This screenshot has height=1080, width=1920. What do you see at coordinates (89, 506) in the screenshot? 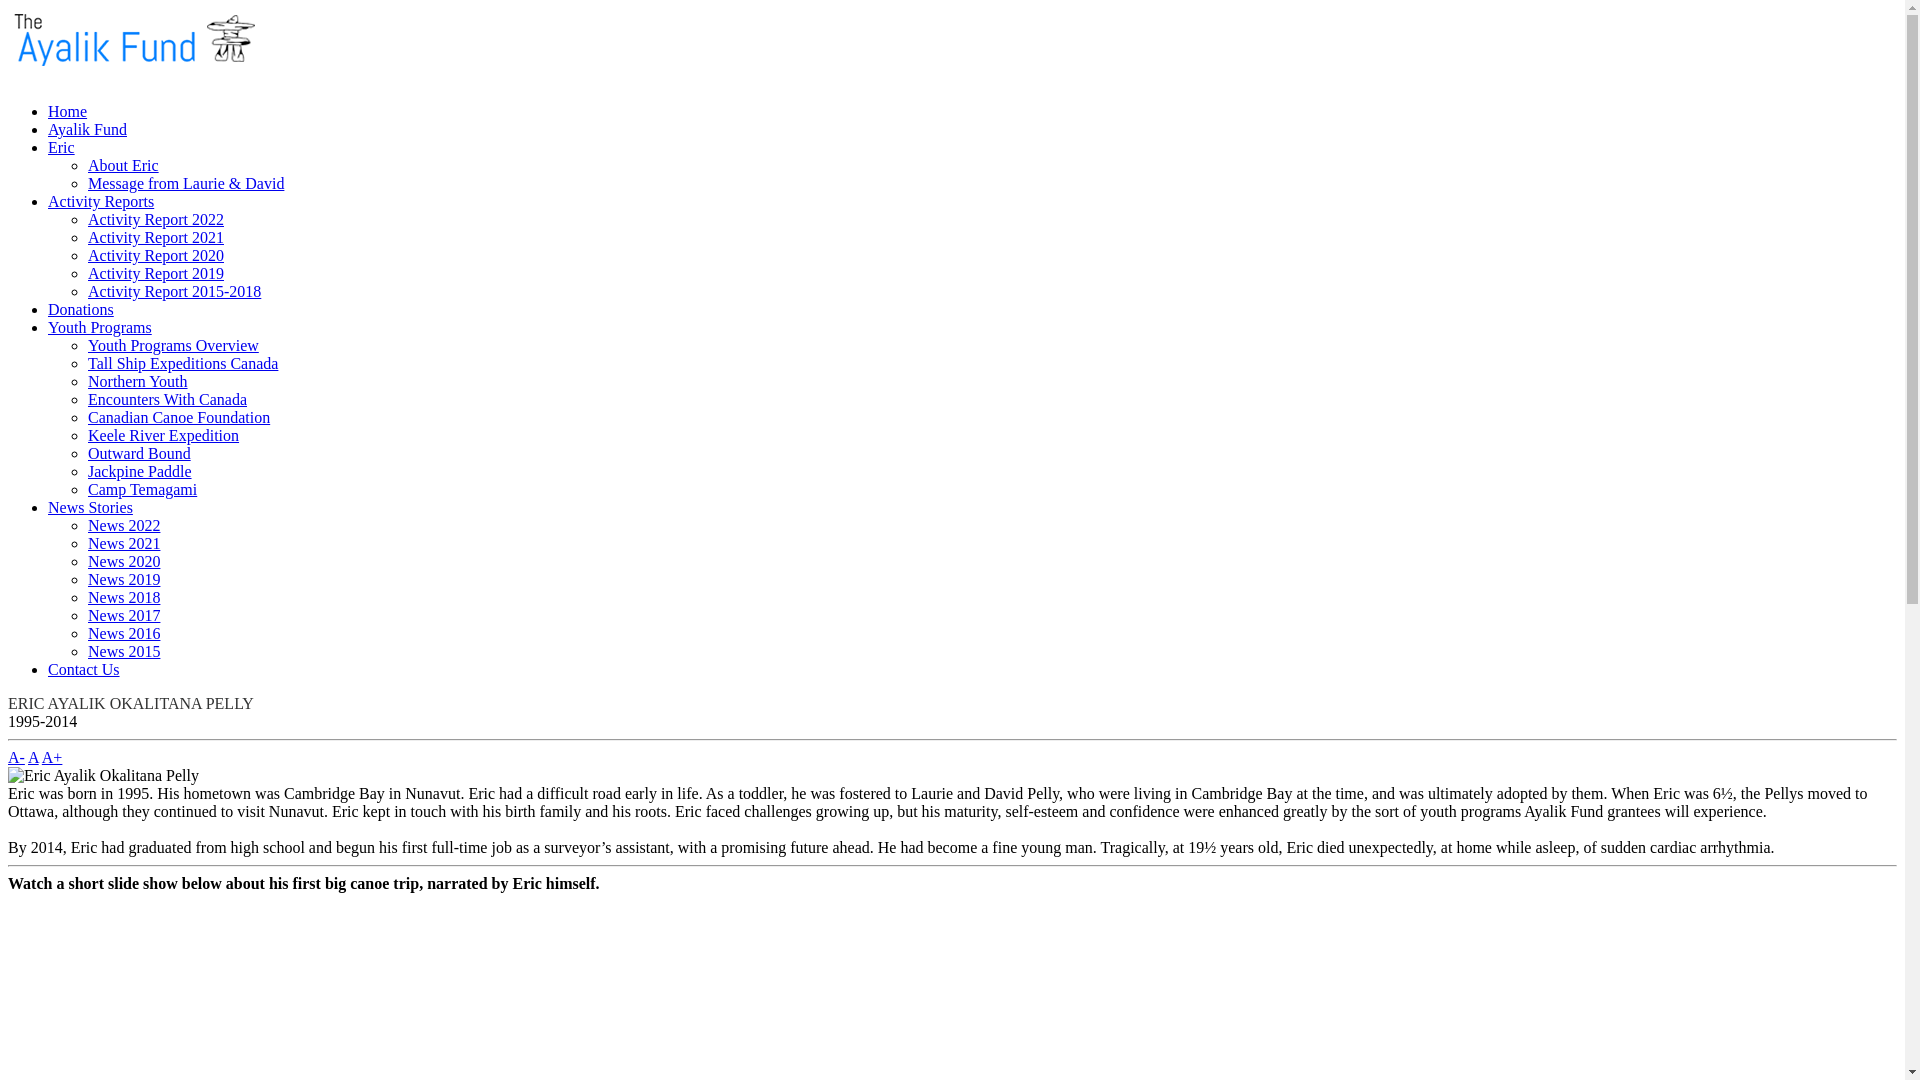
I see `'News Stories'` at bounding box center [89, 506].